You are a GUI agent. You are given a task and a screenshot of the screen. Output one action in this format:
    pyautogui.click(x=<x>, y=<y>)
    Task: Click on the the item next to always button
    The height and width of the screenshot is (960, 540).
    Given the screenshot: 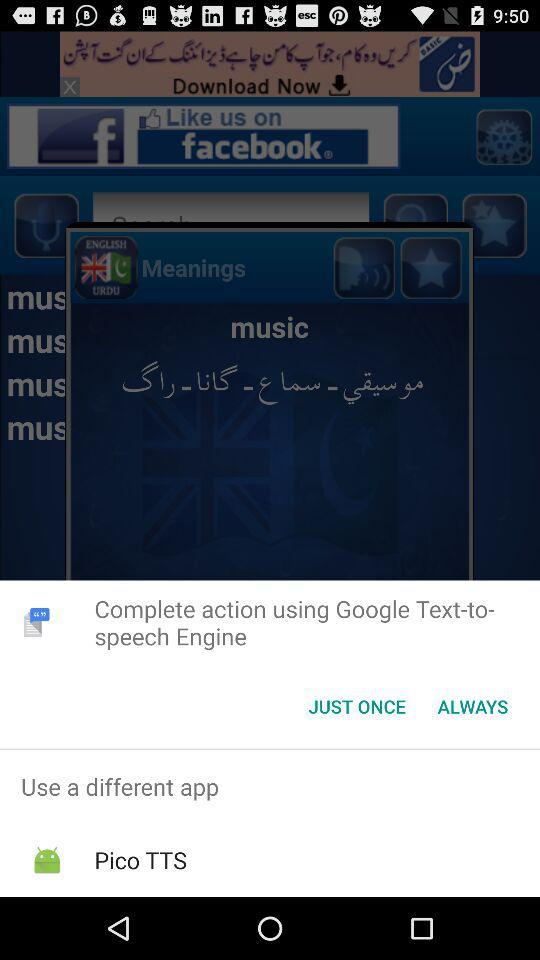 What is the action you would take?
    pyautogui.click(x=356, y=706)
    